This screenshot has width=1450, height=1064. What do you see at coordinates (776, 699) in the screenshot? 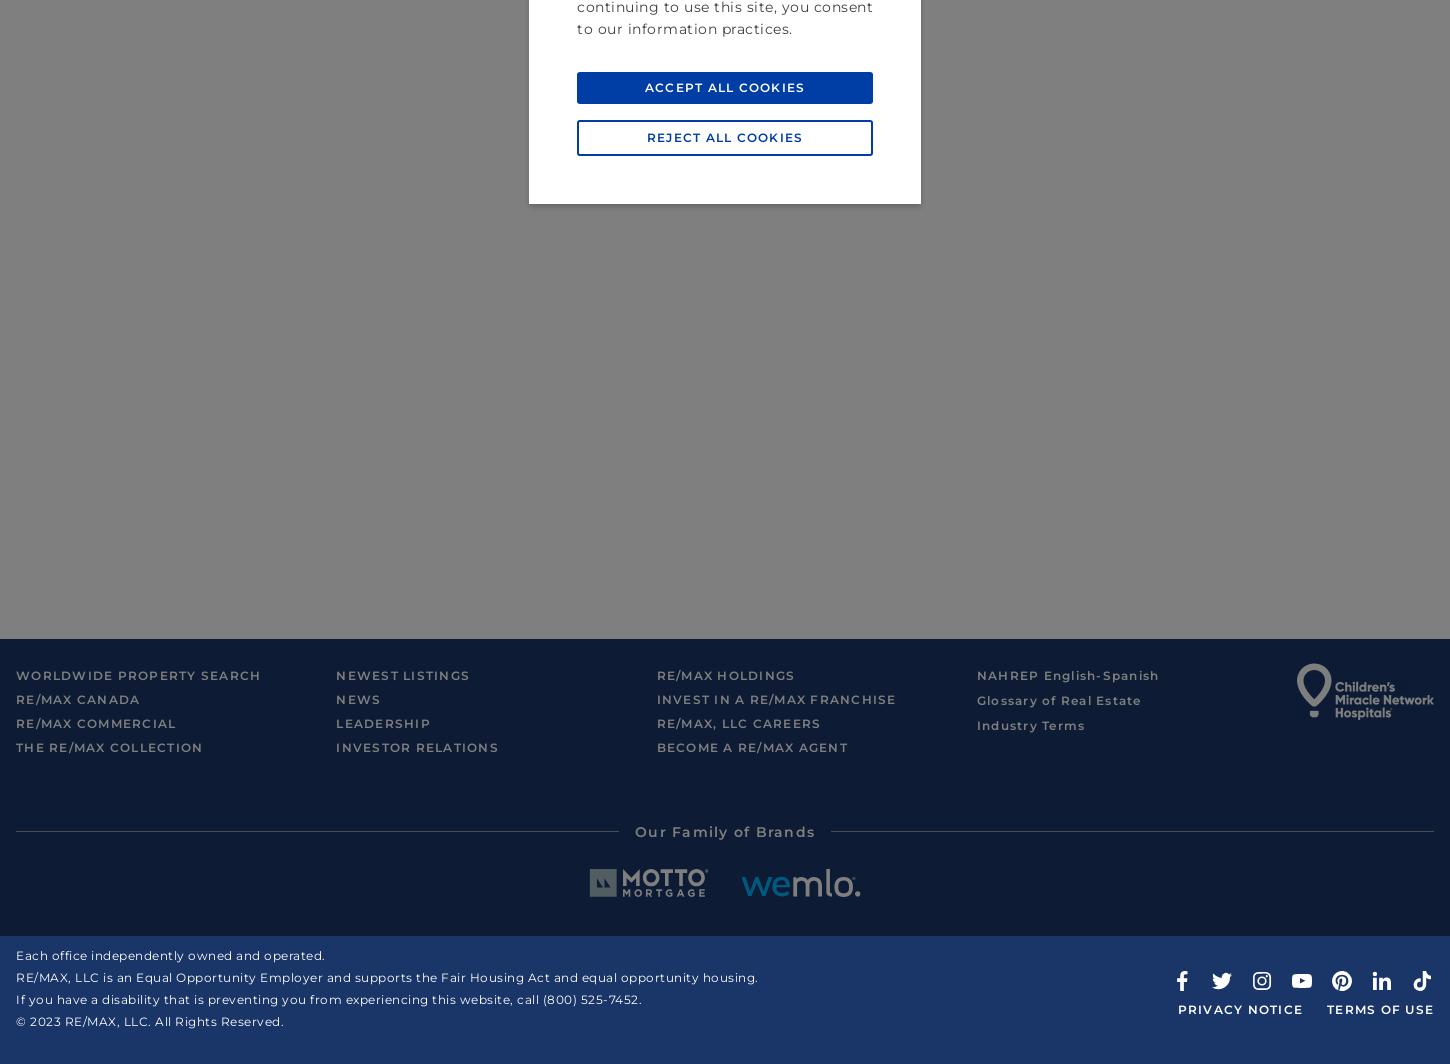
I see `'Invest in a RE/MAX Franchise'` at bounding box center [776, 699].